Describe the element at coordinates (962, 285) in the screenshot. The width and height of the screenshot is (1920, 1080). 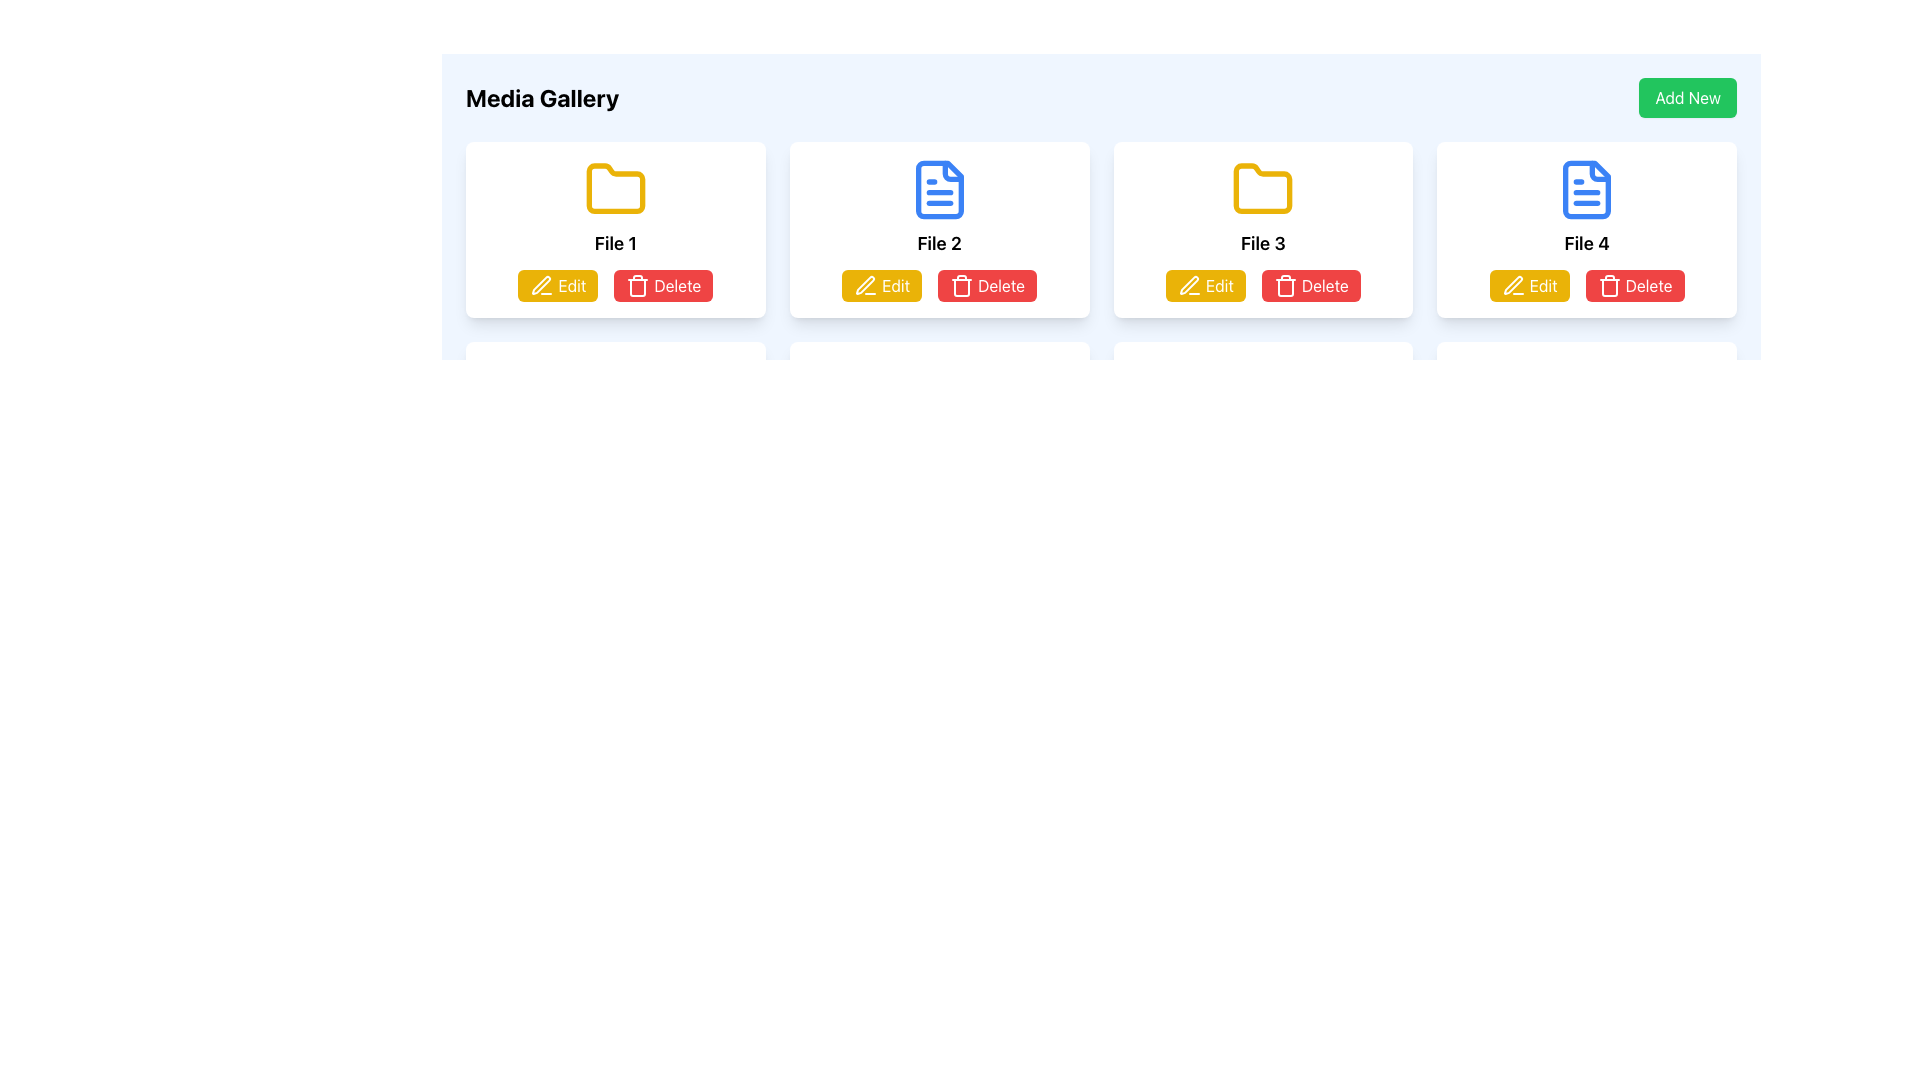
I see `the trash bin icon within the Delete button next to 'File 2' in the media gallery` at that location.